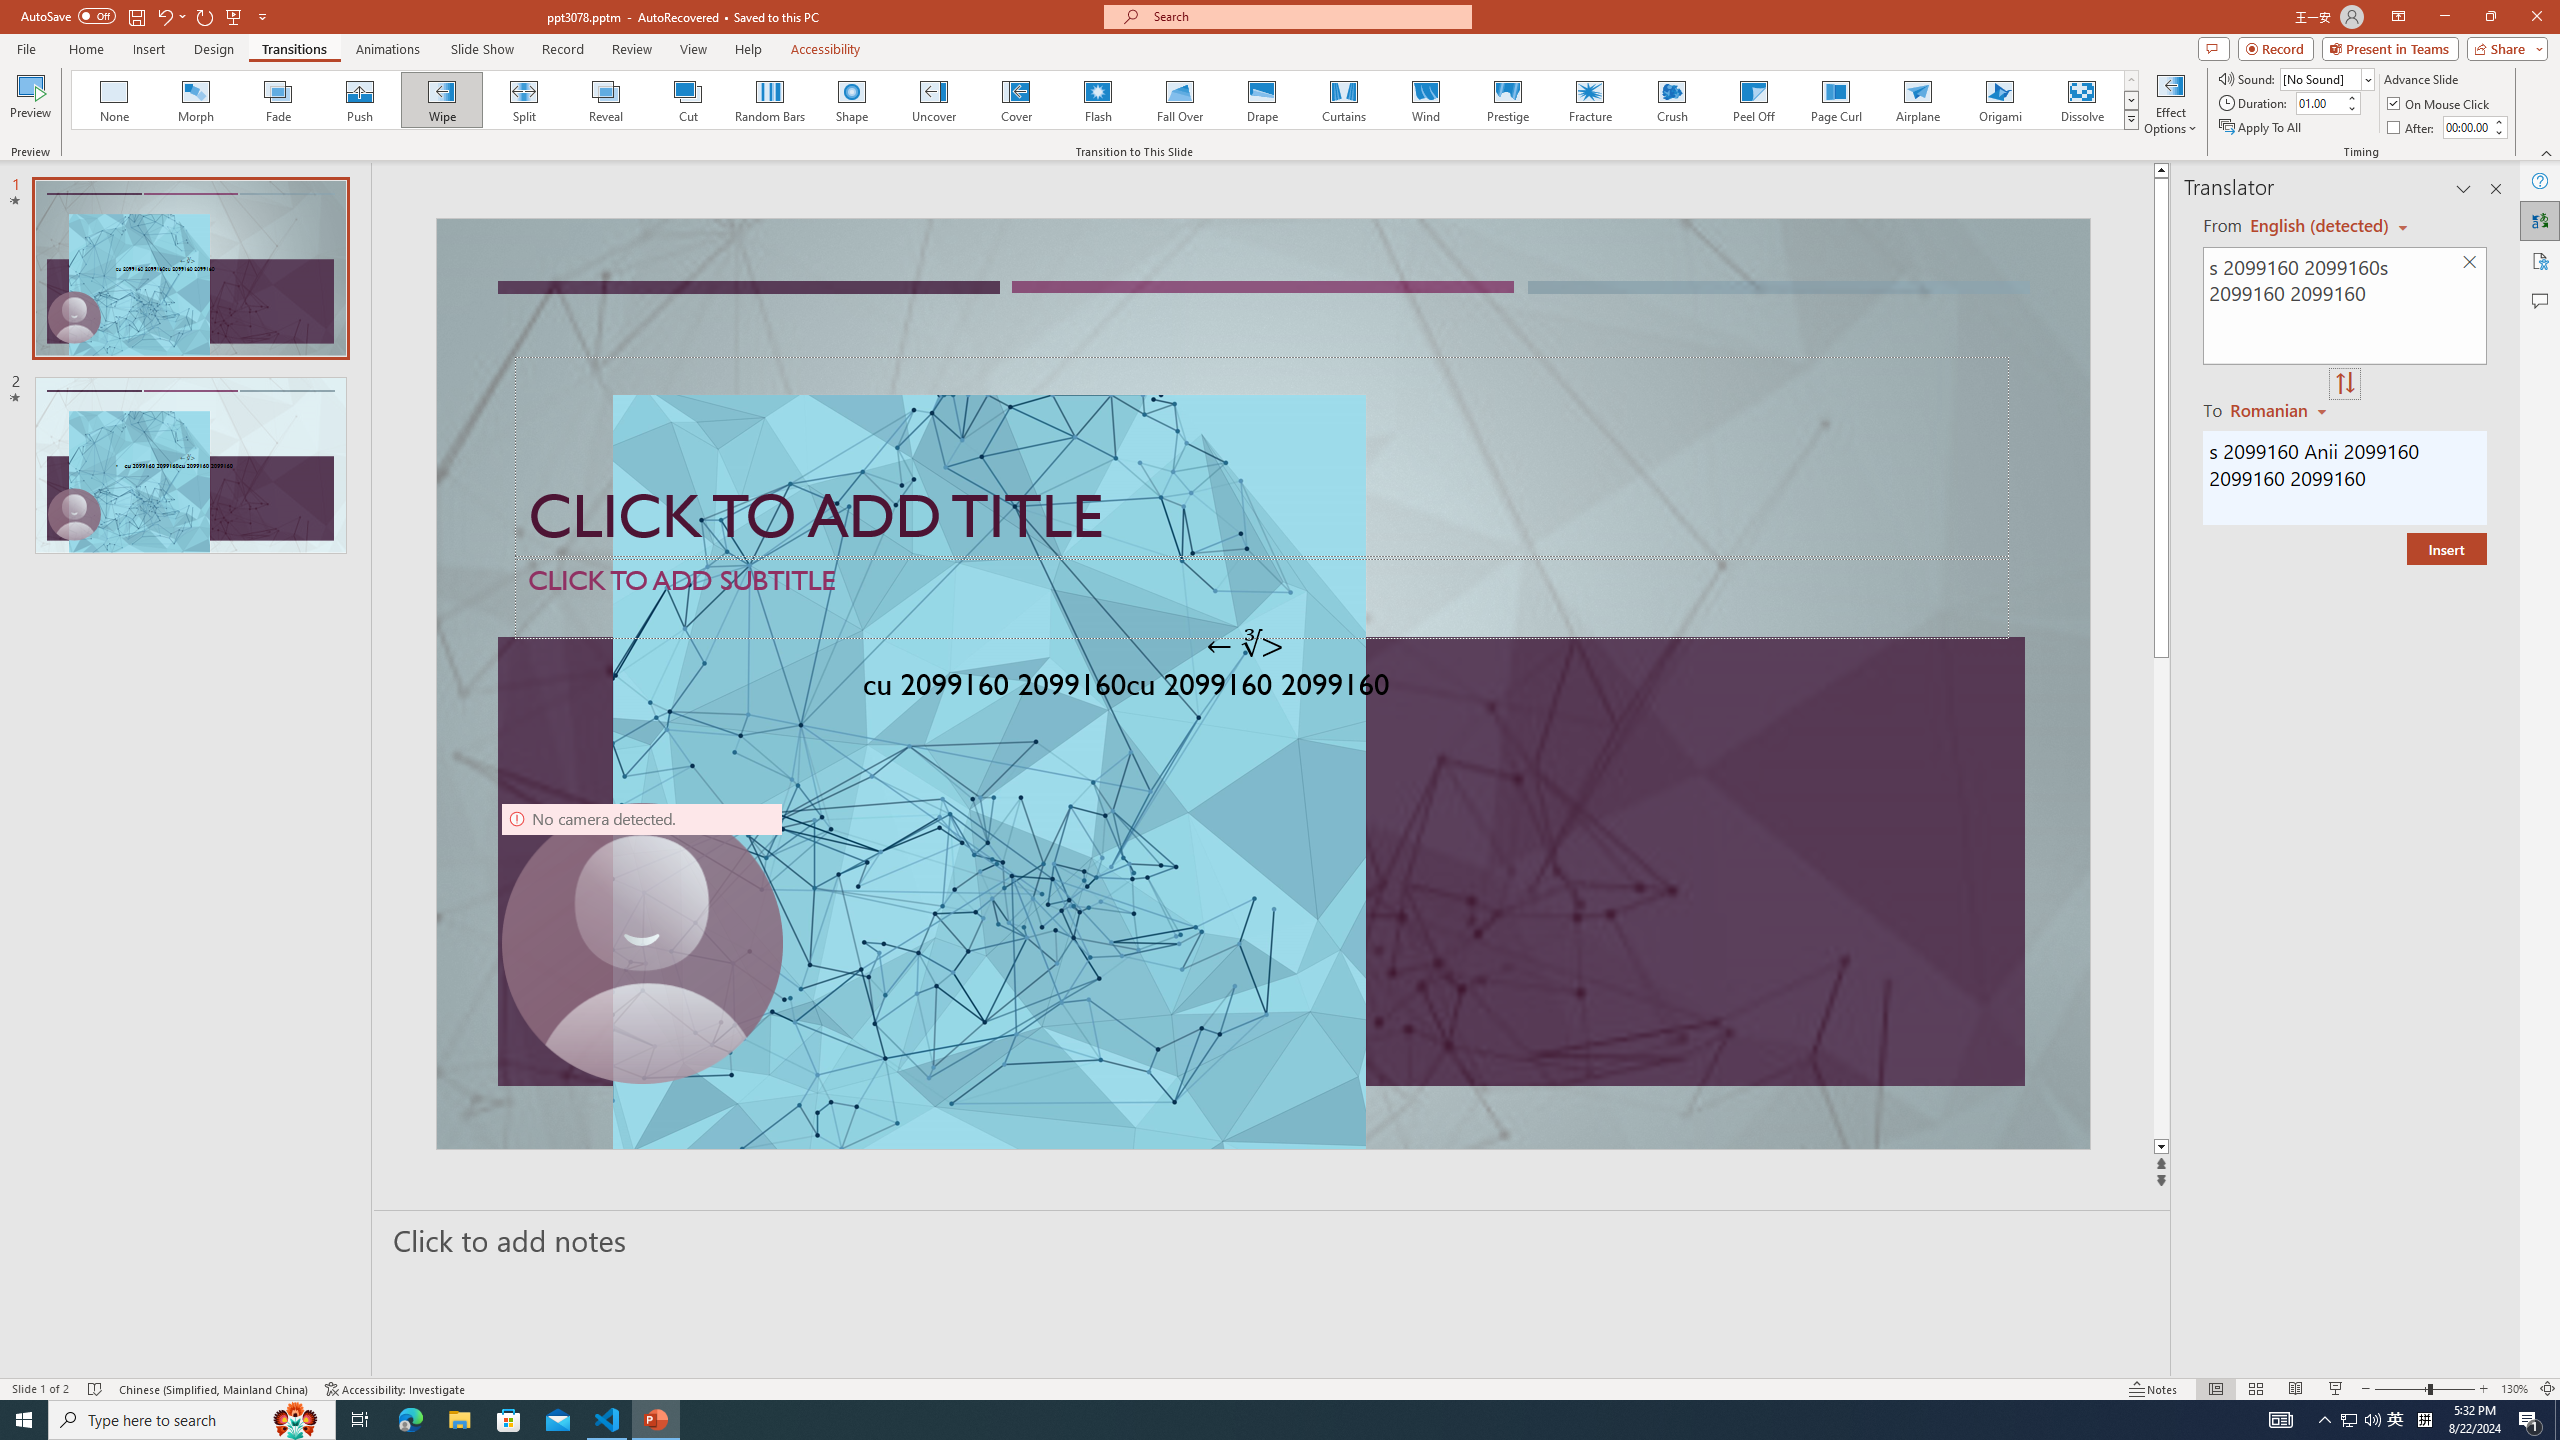  What do you see at coordinates (359, 99) in the screenshot?
I see `'Push'` at bounding box center [359, 99].